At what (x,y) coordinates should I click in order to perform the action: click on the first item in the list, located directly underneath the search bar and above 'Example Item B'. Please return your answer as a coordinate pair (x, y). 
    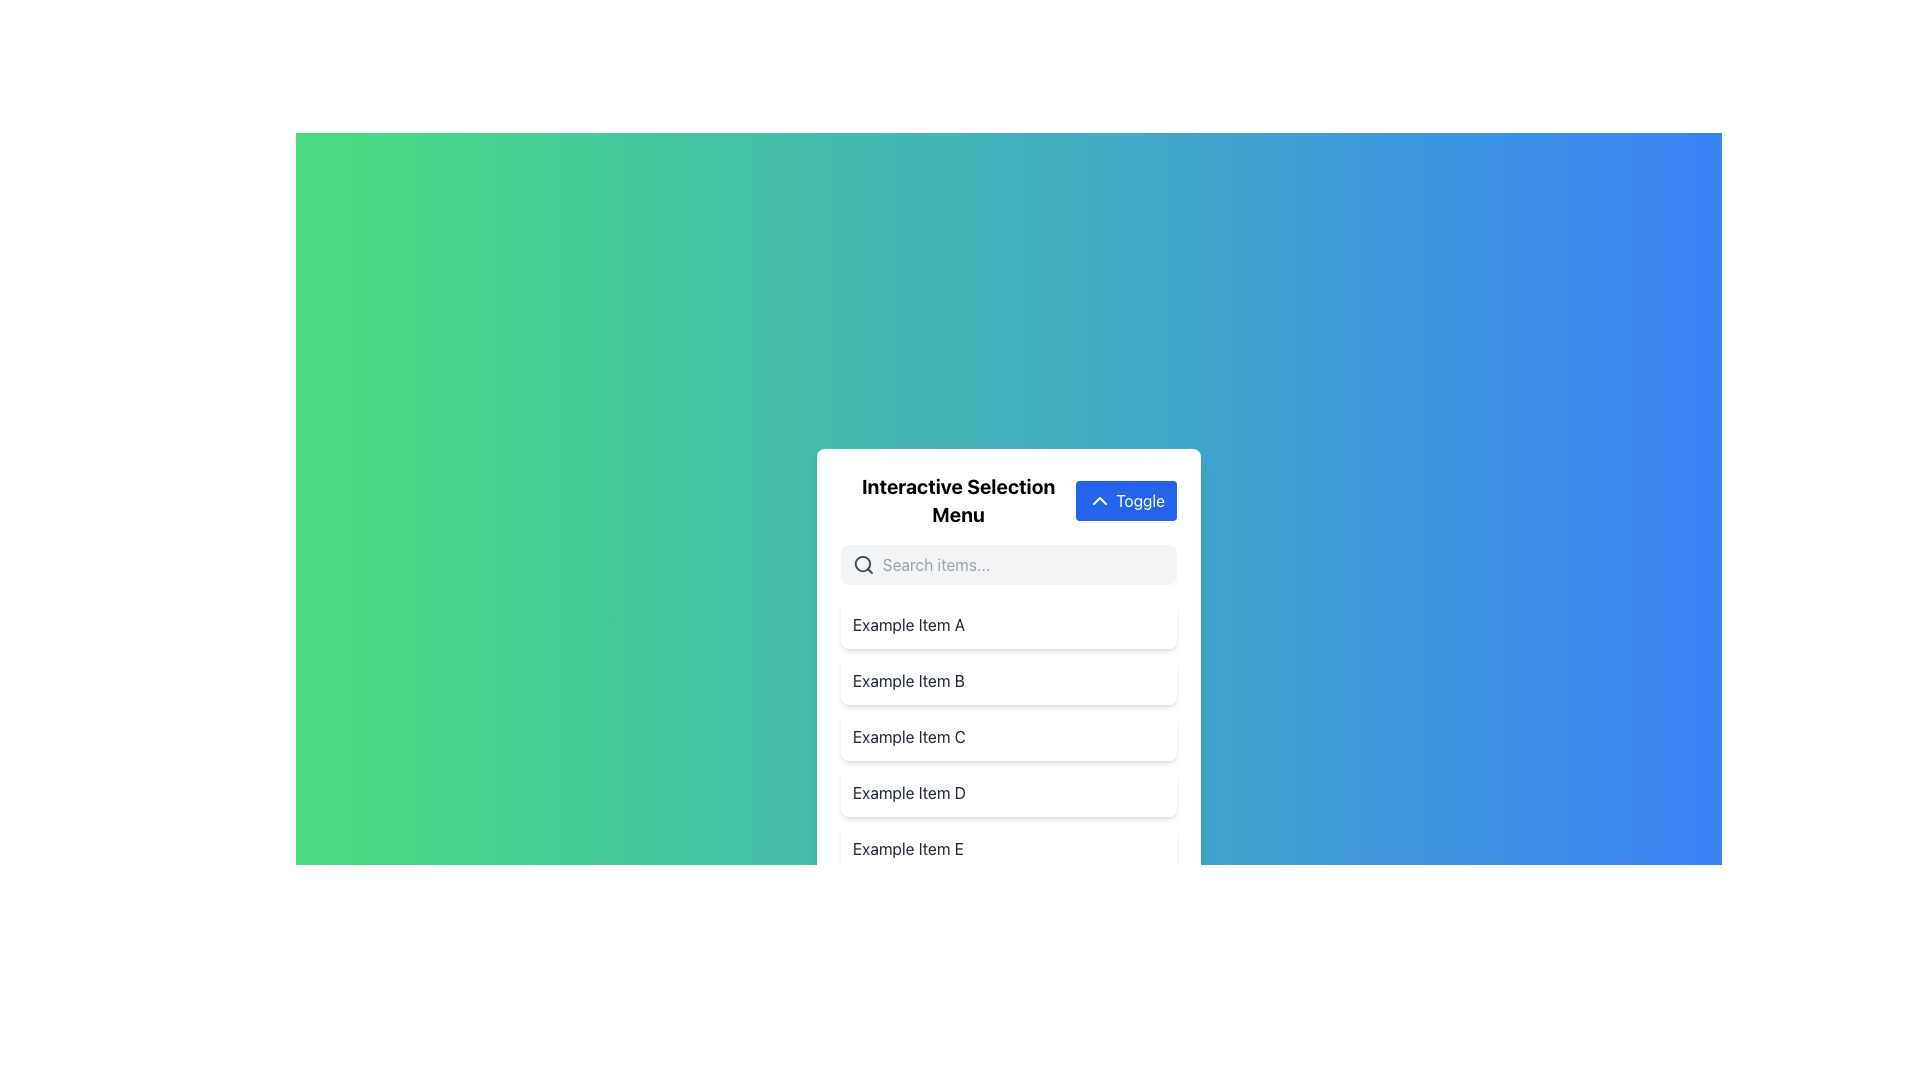
    Looking at the image, I should click on (1008, 623).